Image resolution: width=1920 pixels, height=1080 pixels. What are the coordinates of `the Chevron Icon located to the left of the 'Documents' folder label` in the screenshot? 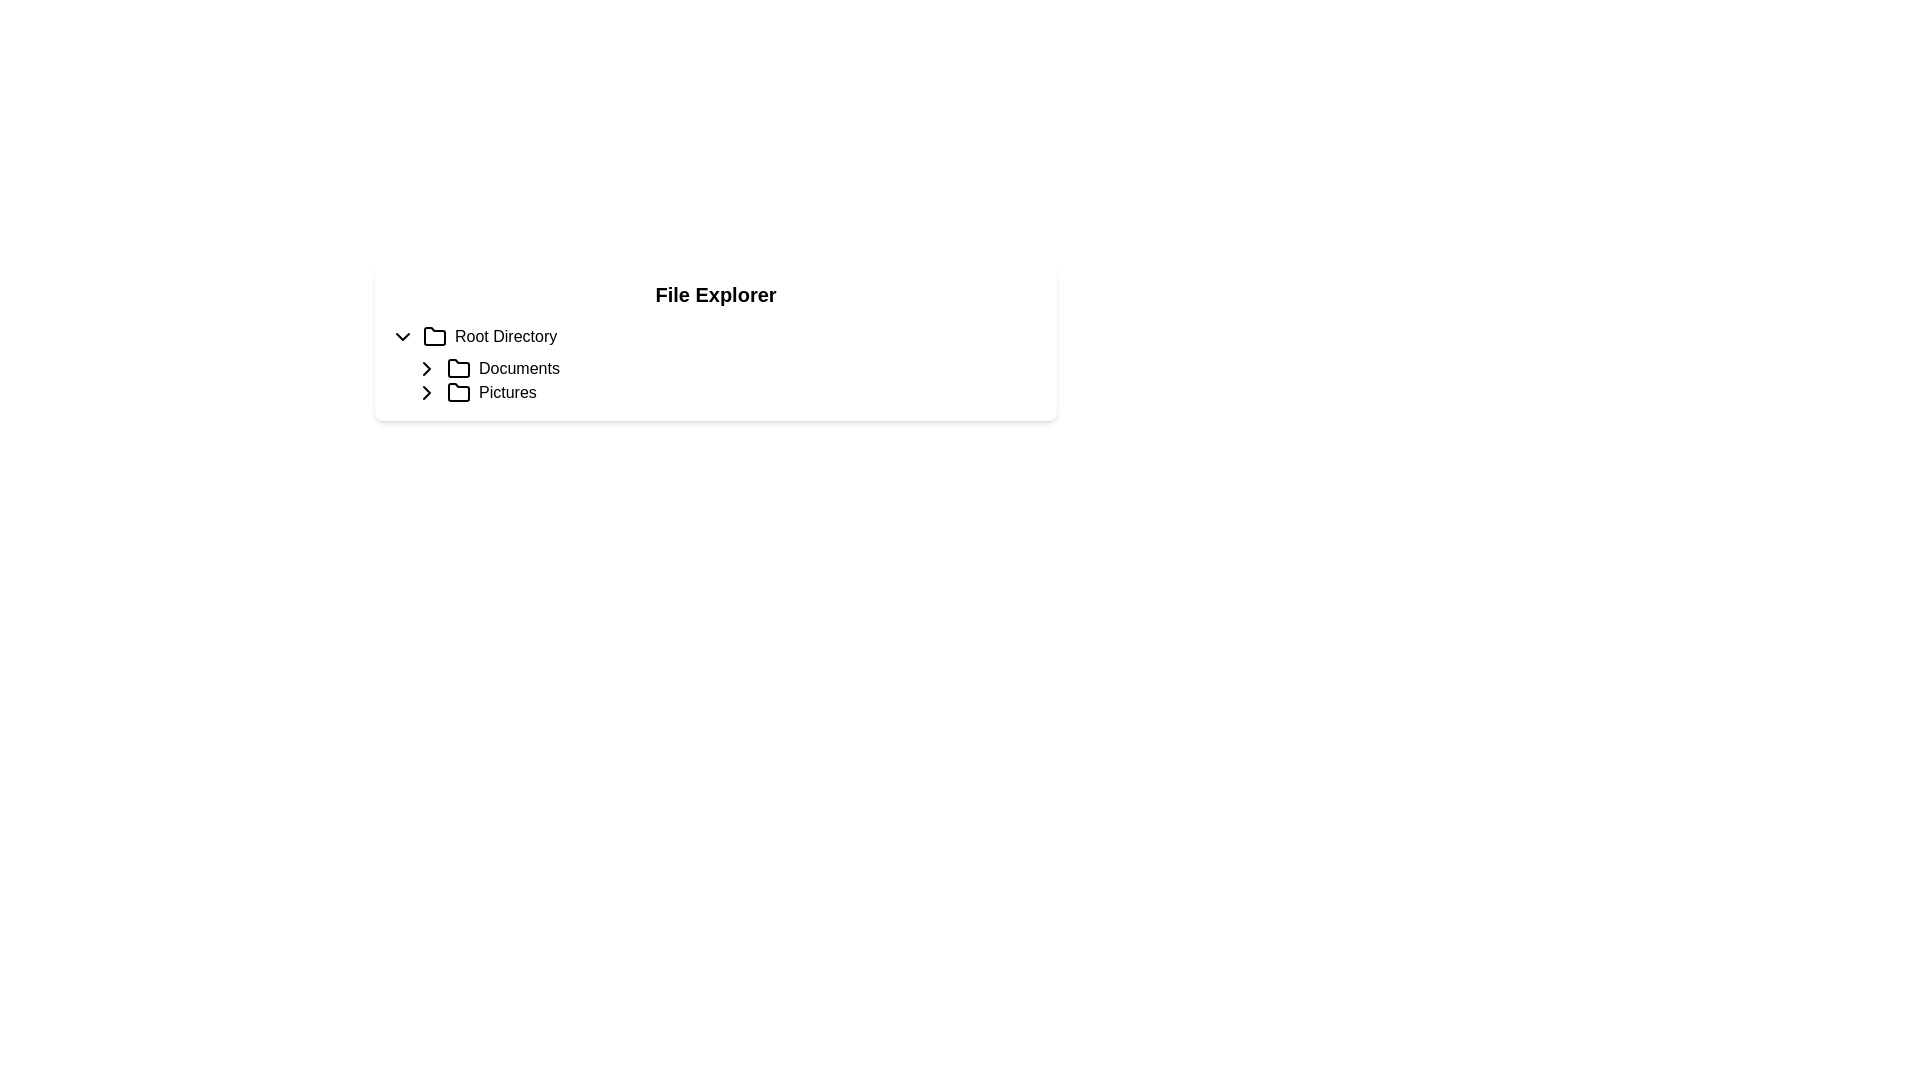 It's located at (426, 393).